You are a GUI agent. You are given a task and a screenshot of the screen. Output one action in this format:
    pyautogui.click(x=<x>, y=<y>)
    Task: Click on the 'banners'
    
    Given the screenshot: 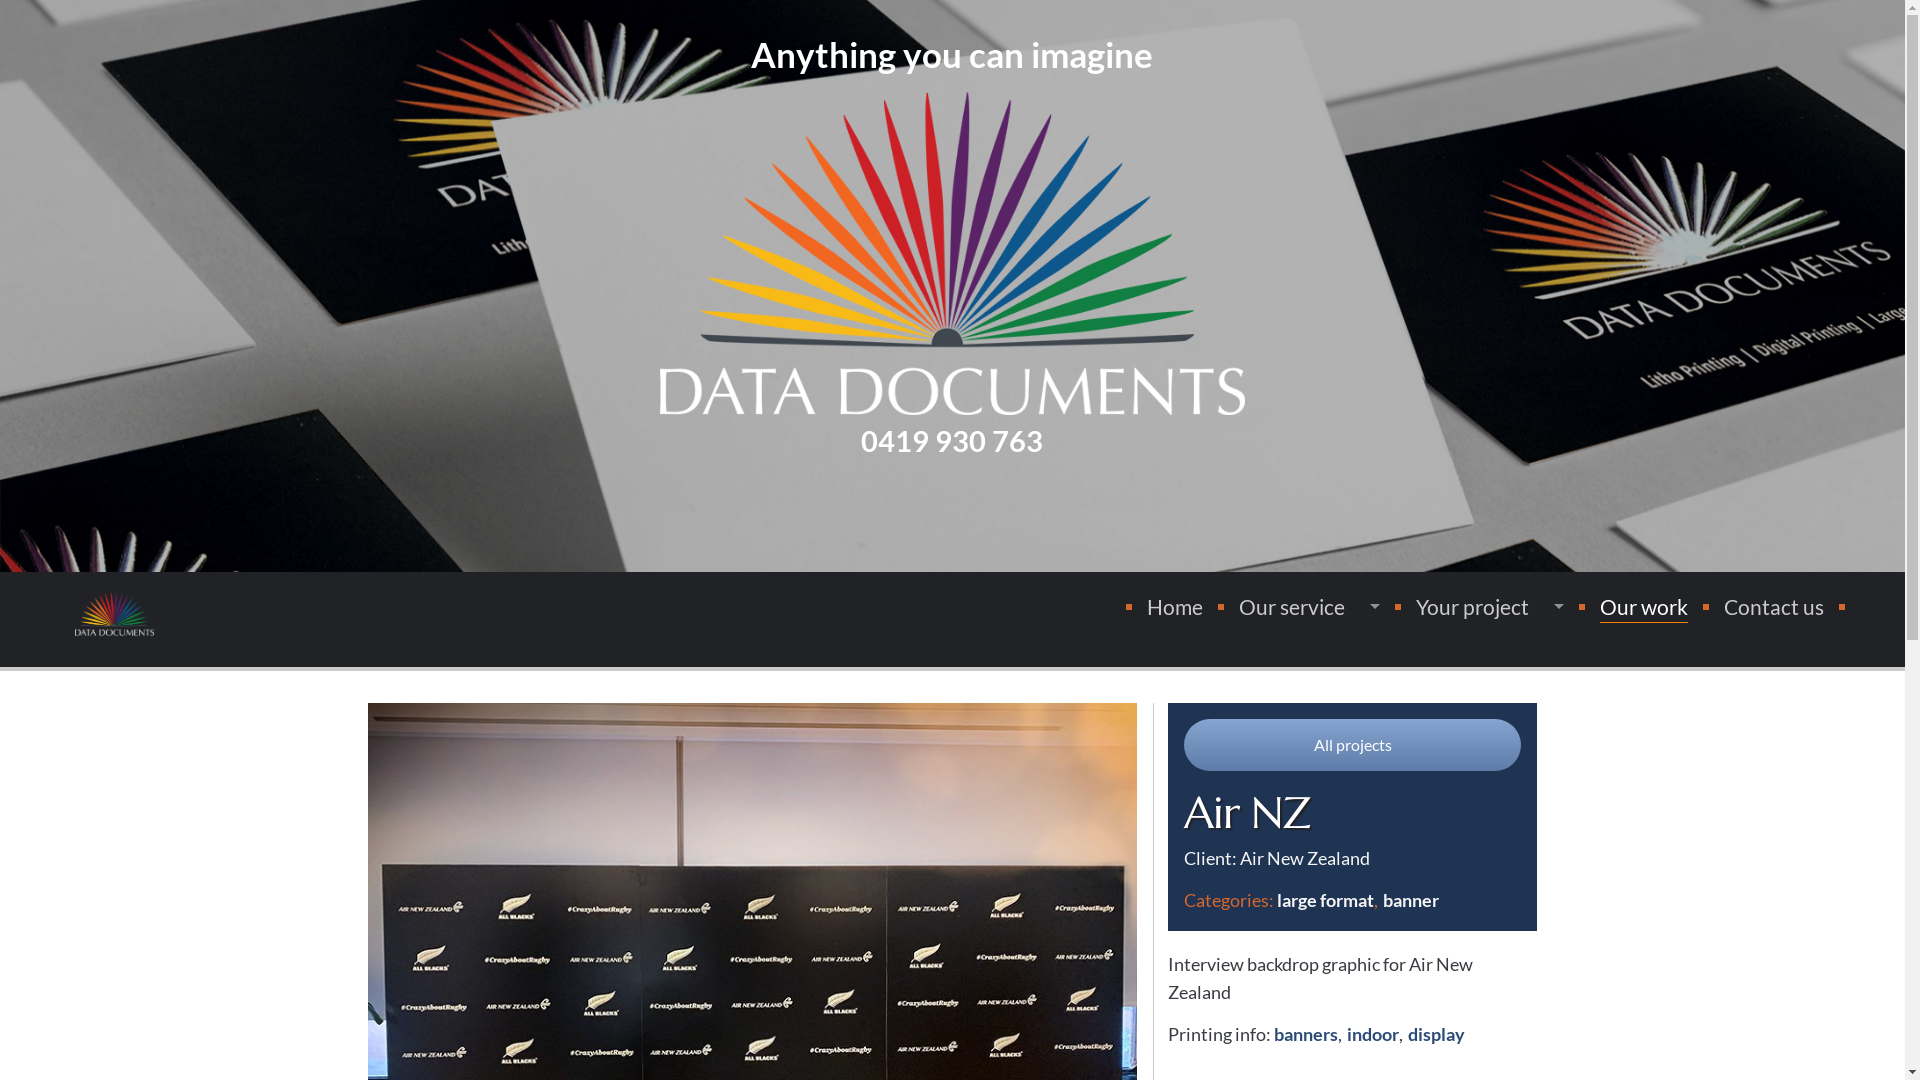 What is the action you would take?
    pyautogui.click(x=1305, y=1034)
    